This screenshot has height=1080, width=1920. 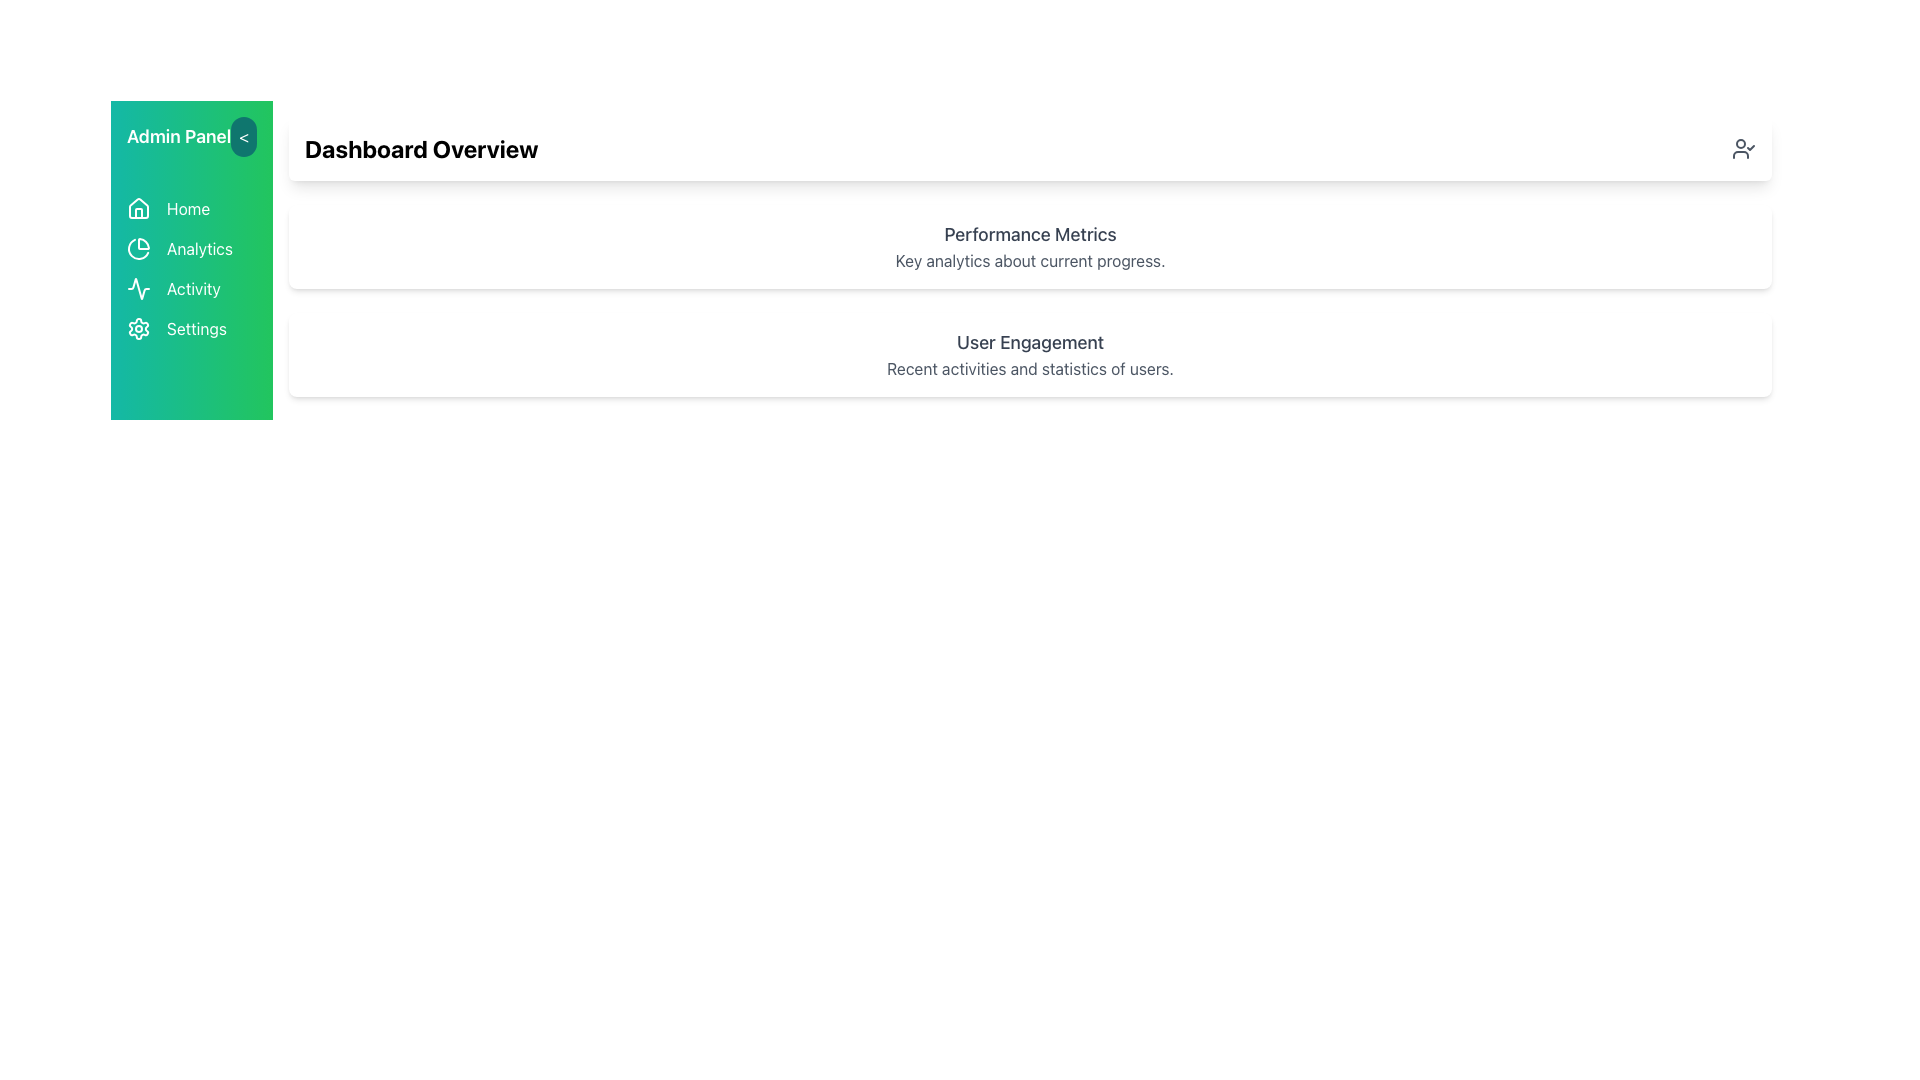 I want to click on the 'Home' icon in the vertical sidebar menu, which visually represents the current active section of the application, so click(x=138, y=208).